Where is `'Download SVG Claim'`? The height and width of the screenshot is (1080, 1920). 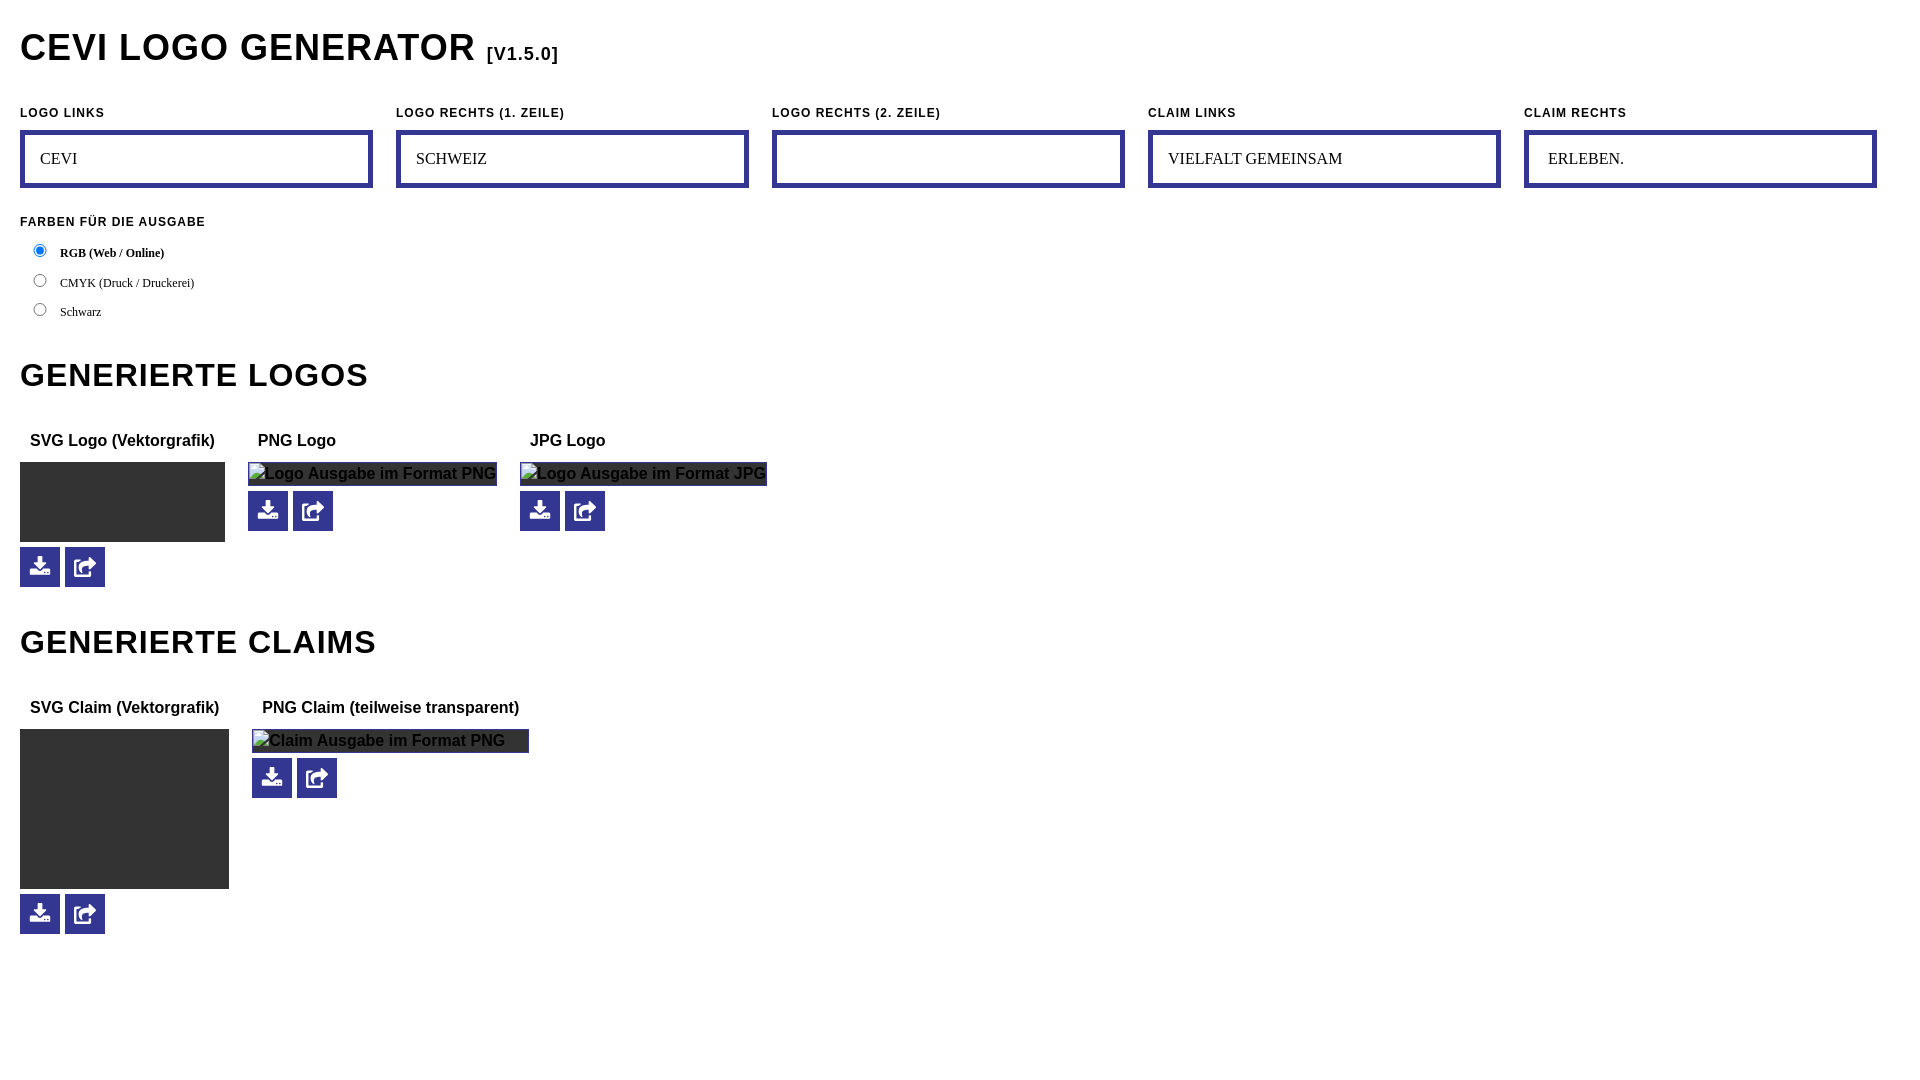 'Download SVG Claim' is located at coordinates (19, 914).